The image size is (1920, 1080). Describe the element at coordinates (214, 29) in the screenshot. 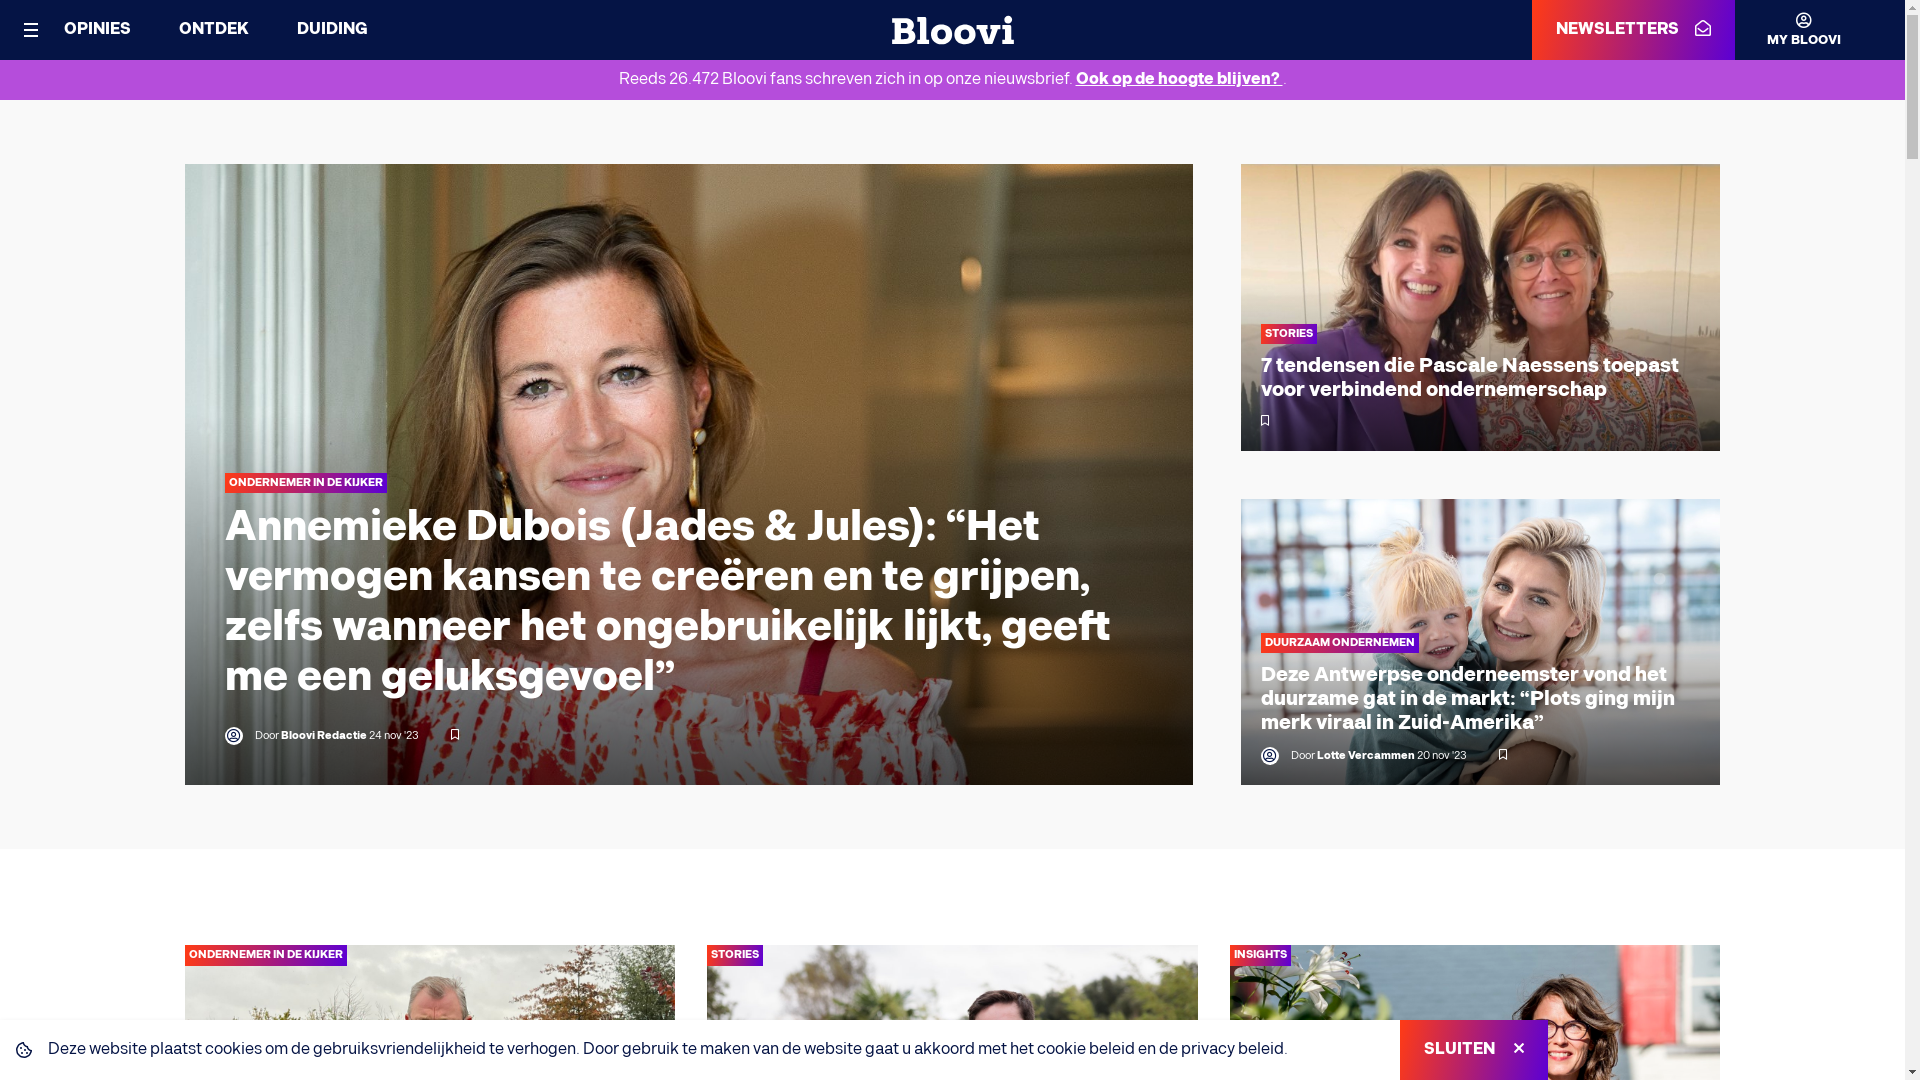

I see `'ONTDEK'` at that location.